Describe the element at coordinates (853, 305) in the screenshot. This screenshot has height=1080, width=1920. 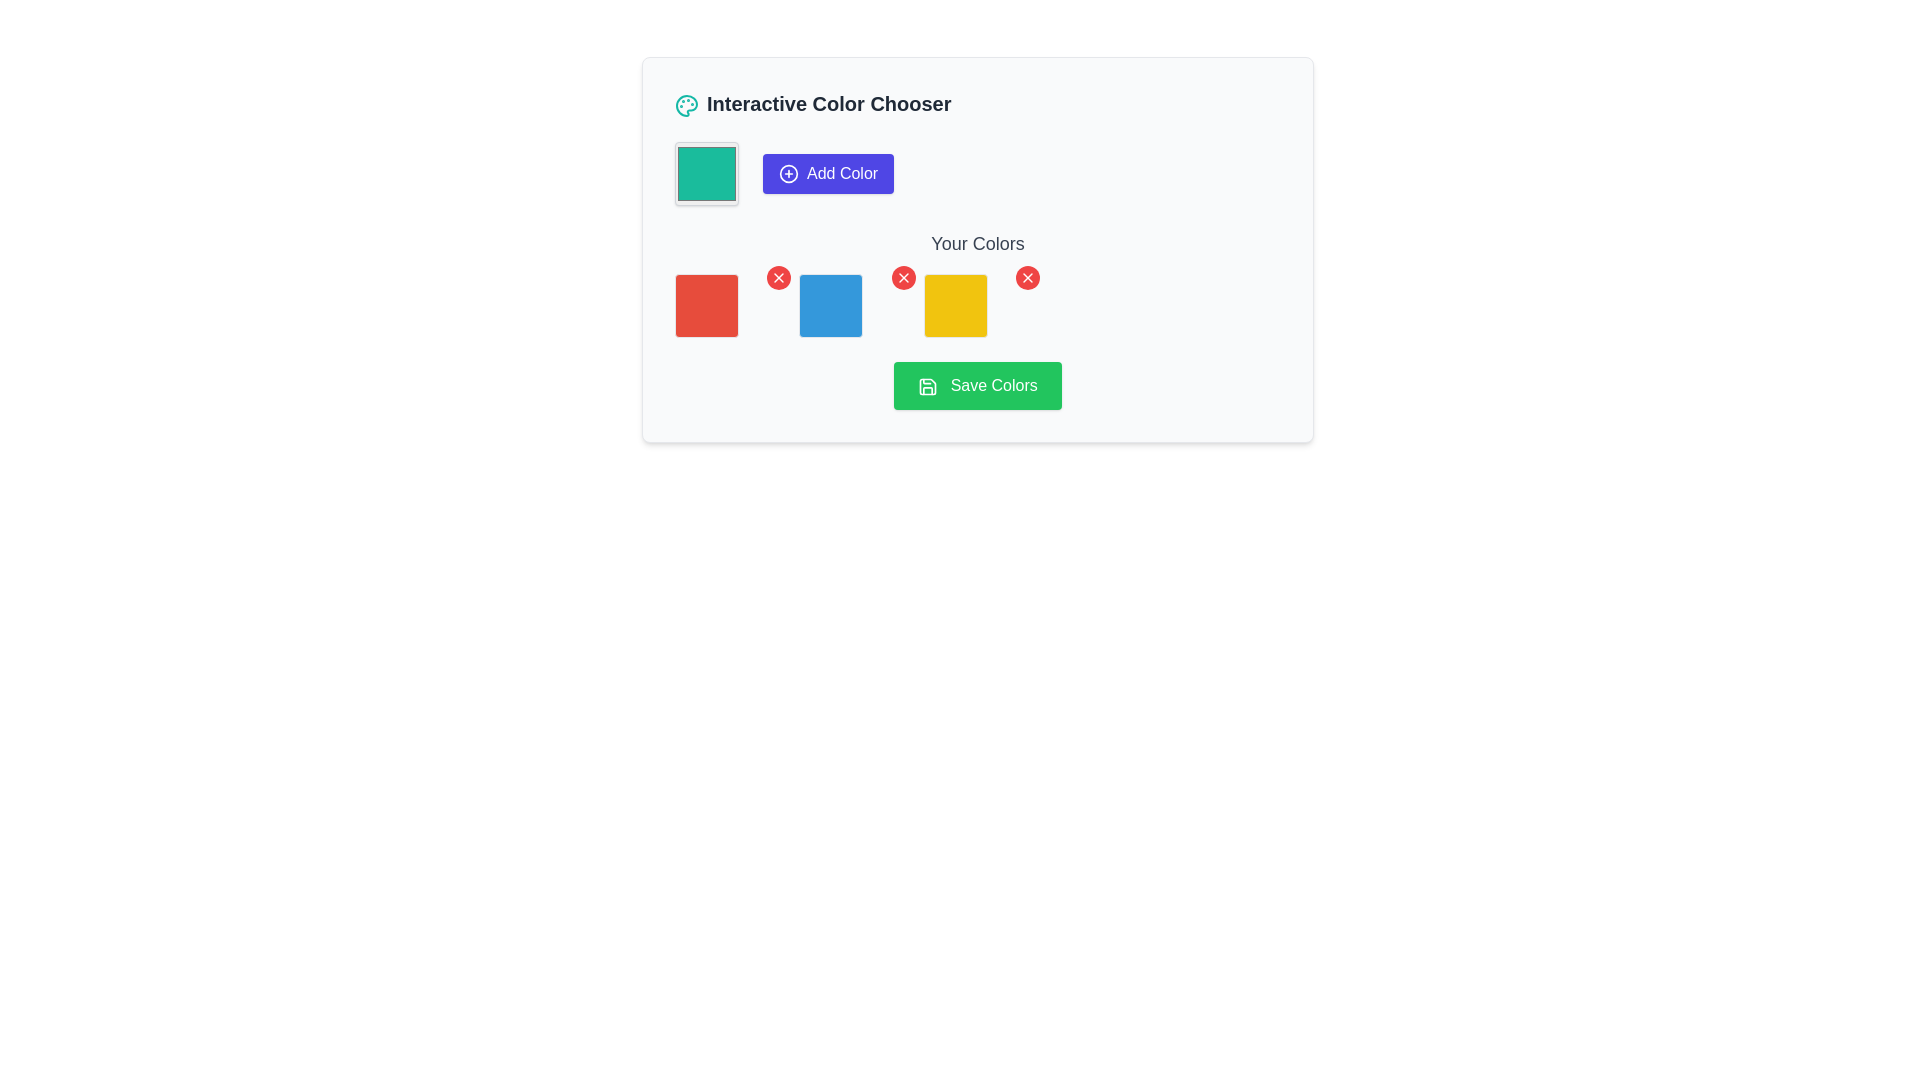
I see `the bright blue square color display with rounded corners, located in the third position of a horizontal grid layout beneath the label 'Your Colors'` at that location.